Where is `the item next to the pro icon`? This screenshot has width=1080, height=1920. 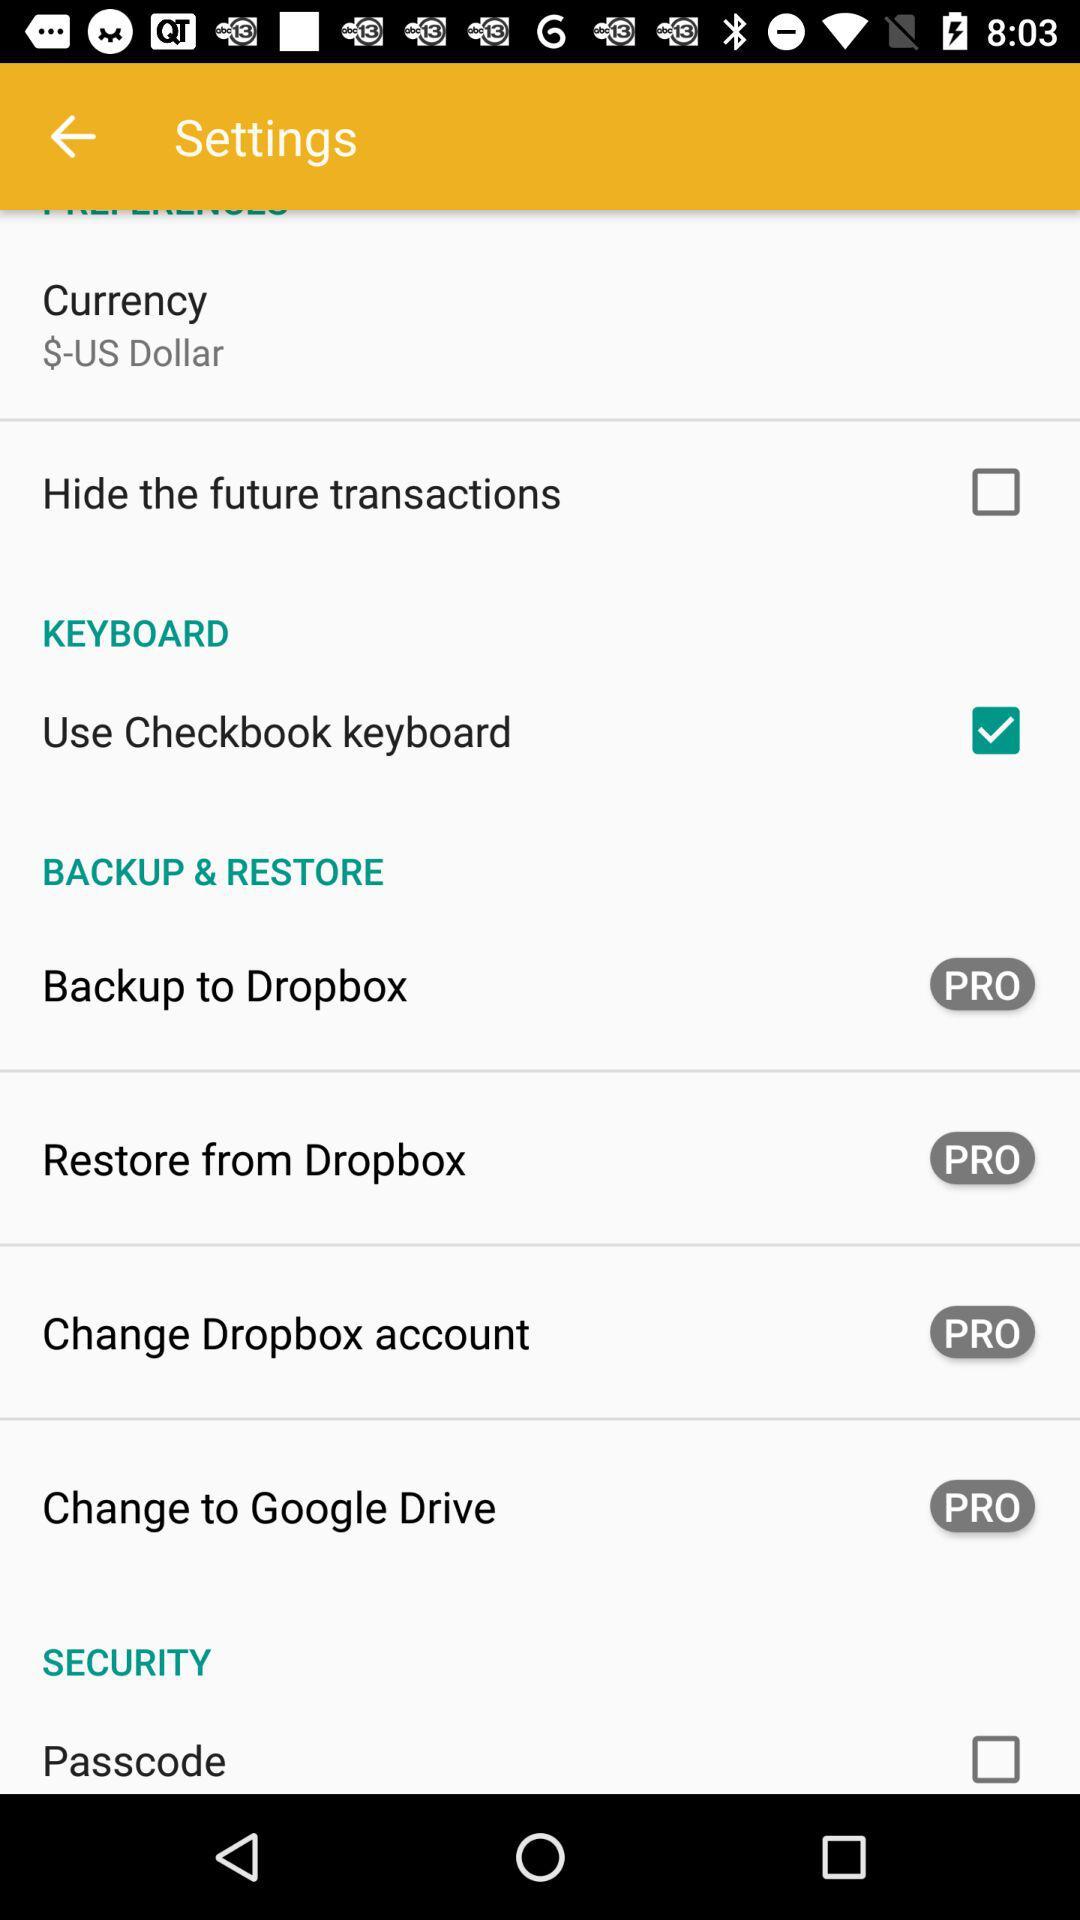 the item next to the pro icon is located at coordinates (224, 983).